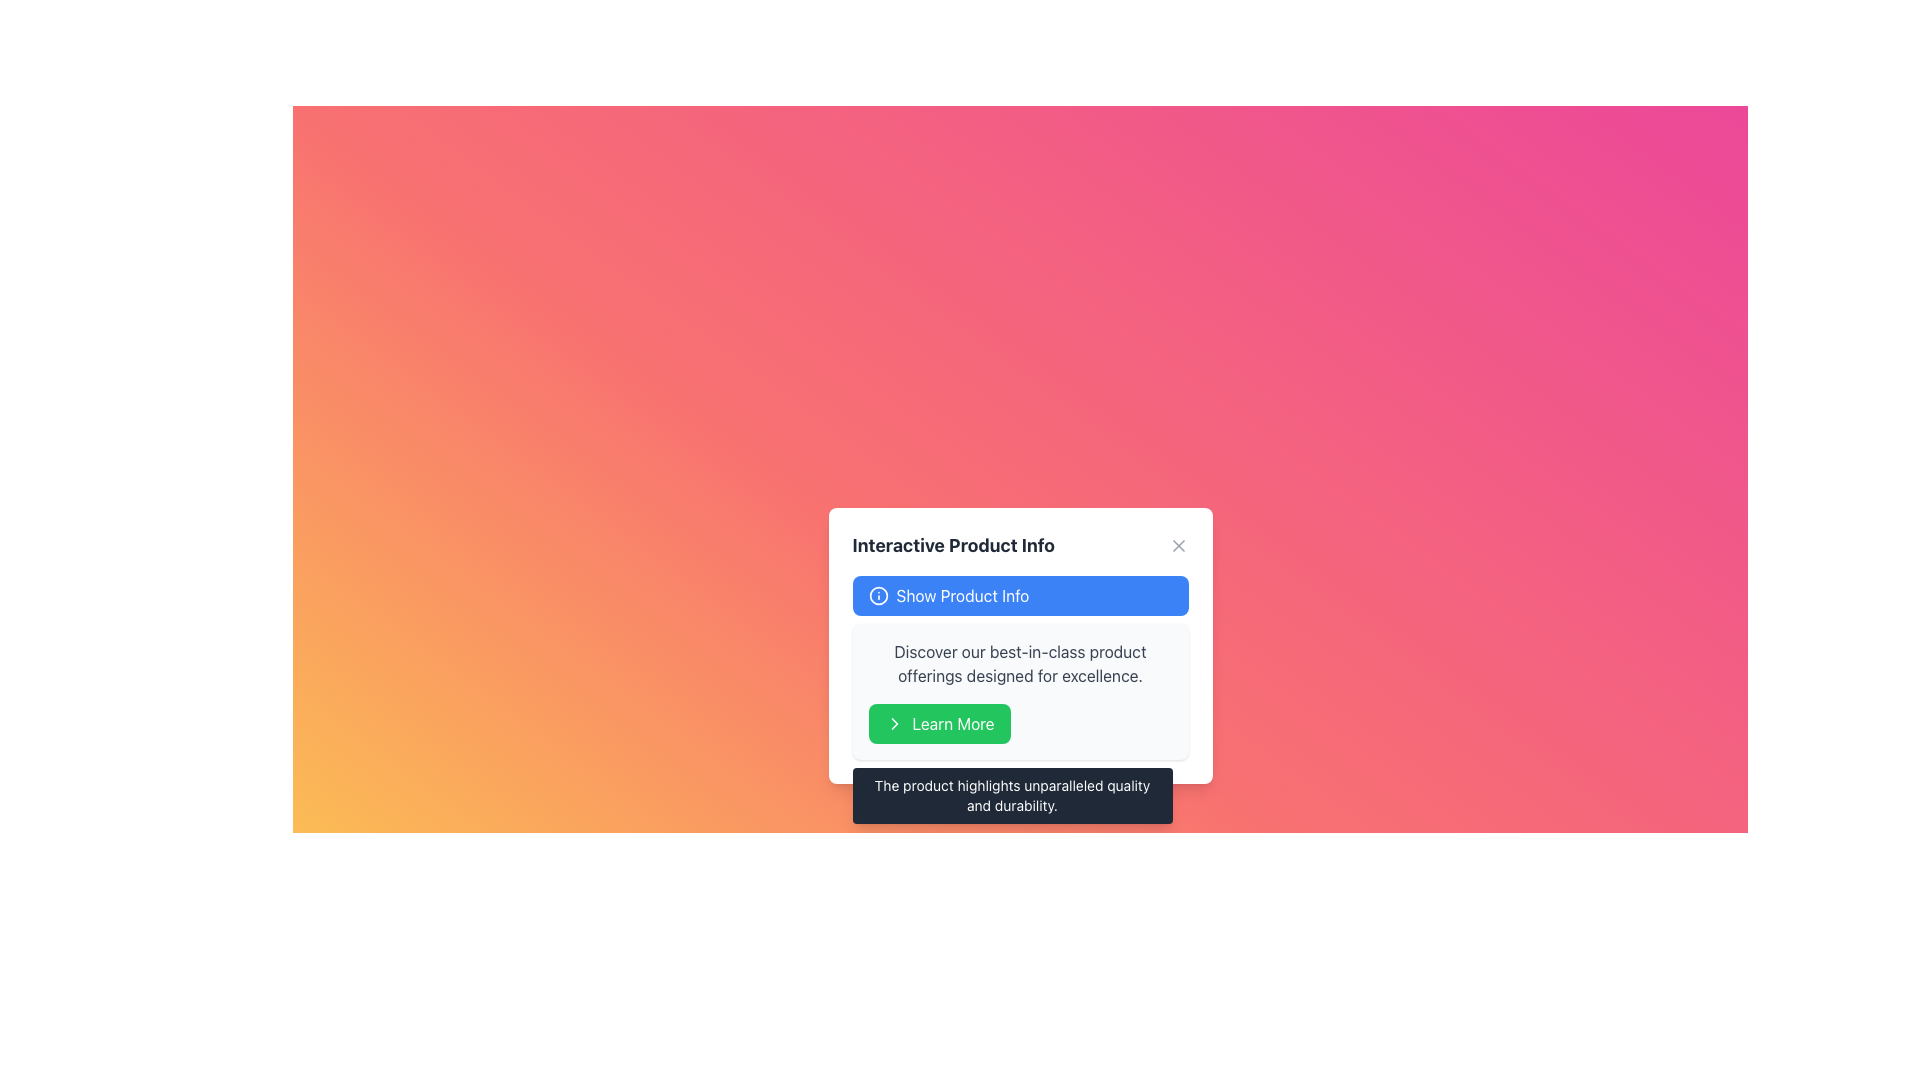  Describe the element at coordinates (1020, 546) in the screenshot. I see `the title text` at that location.